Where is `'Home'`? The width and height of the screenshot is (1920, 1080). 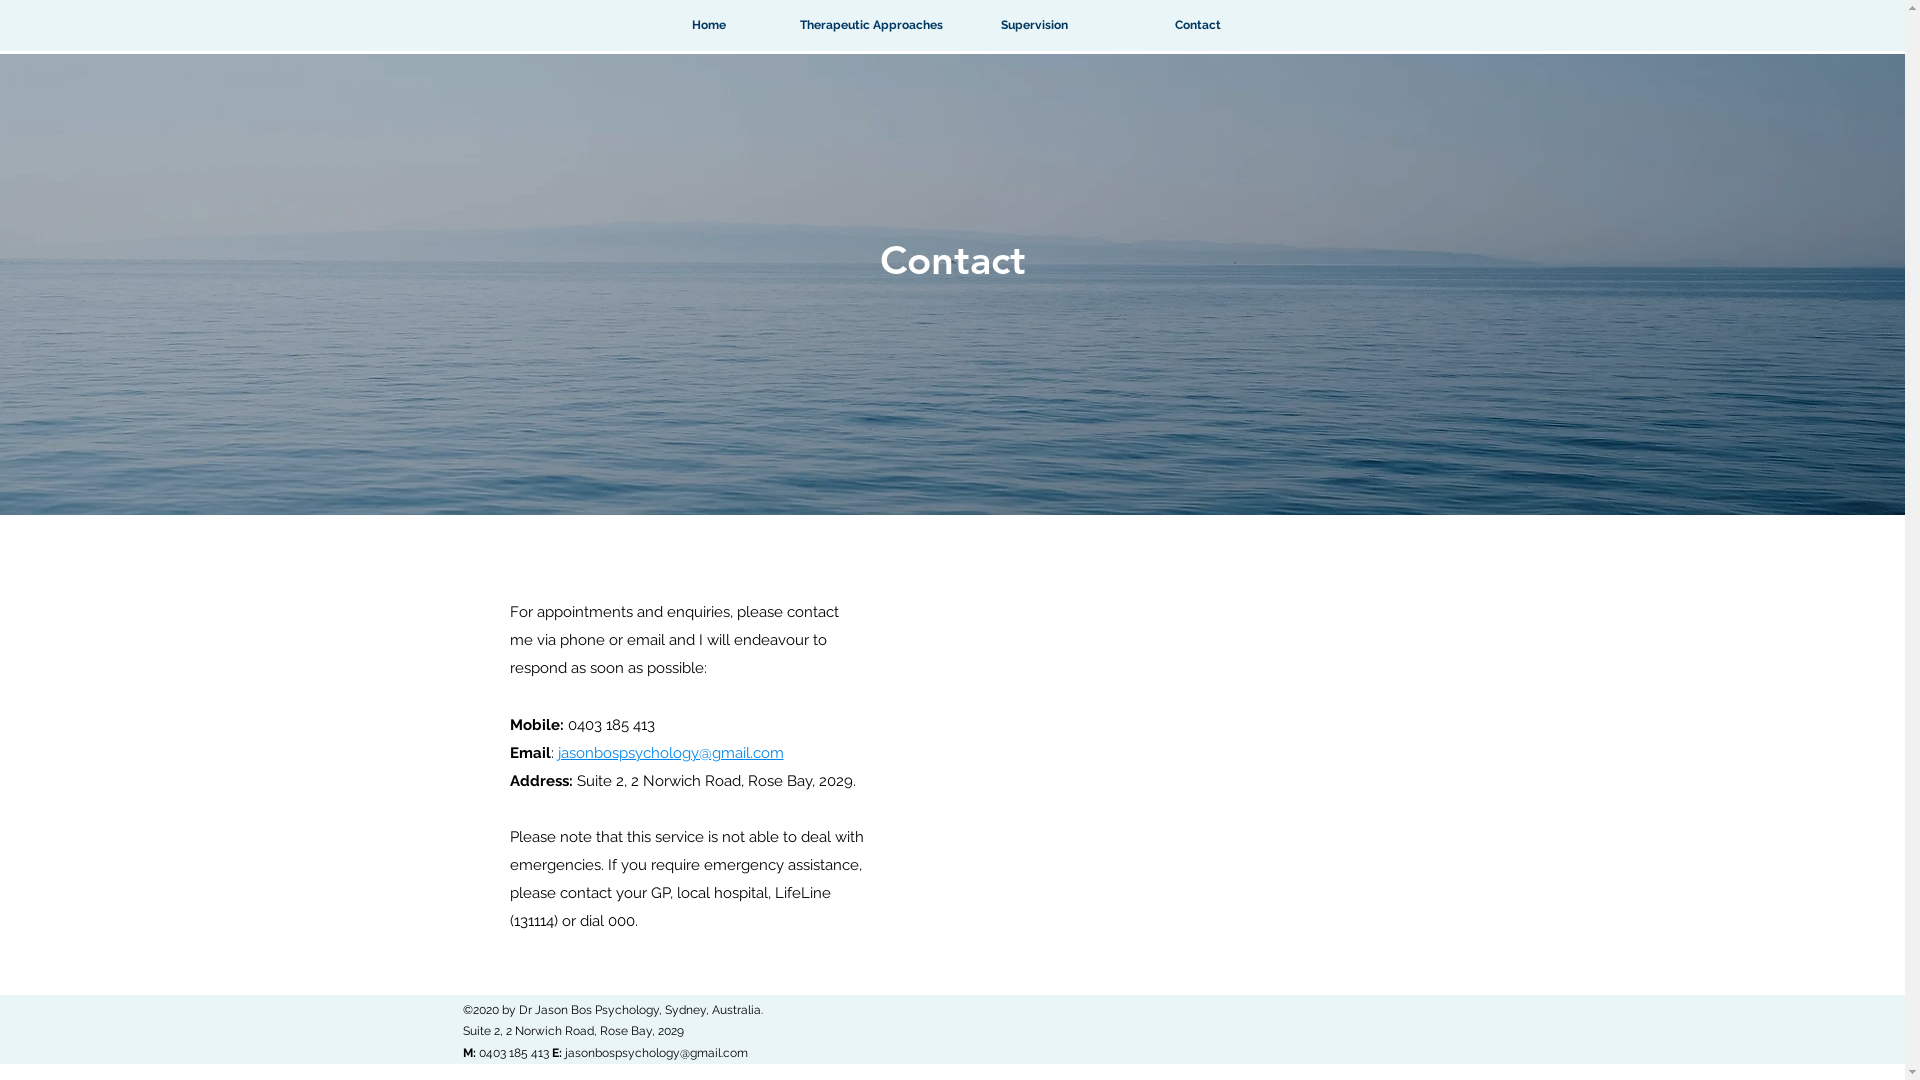 'Home' is located at coordinates (708, 25).